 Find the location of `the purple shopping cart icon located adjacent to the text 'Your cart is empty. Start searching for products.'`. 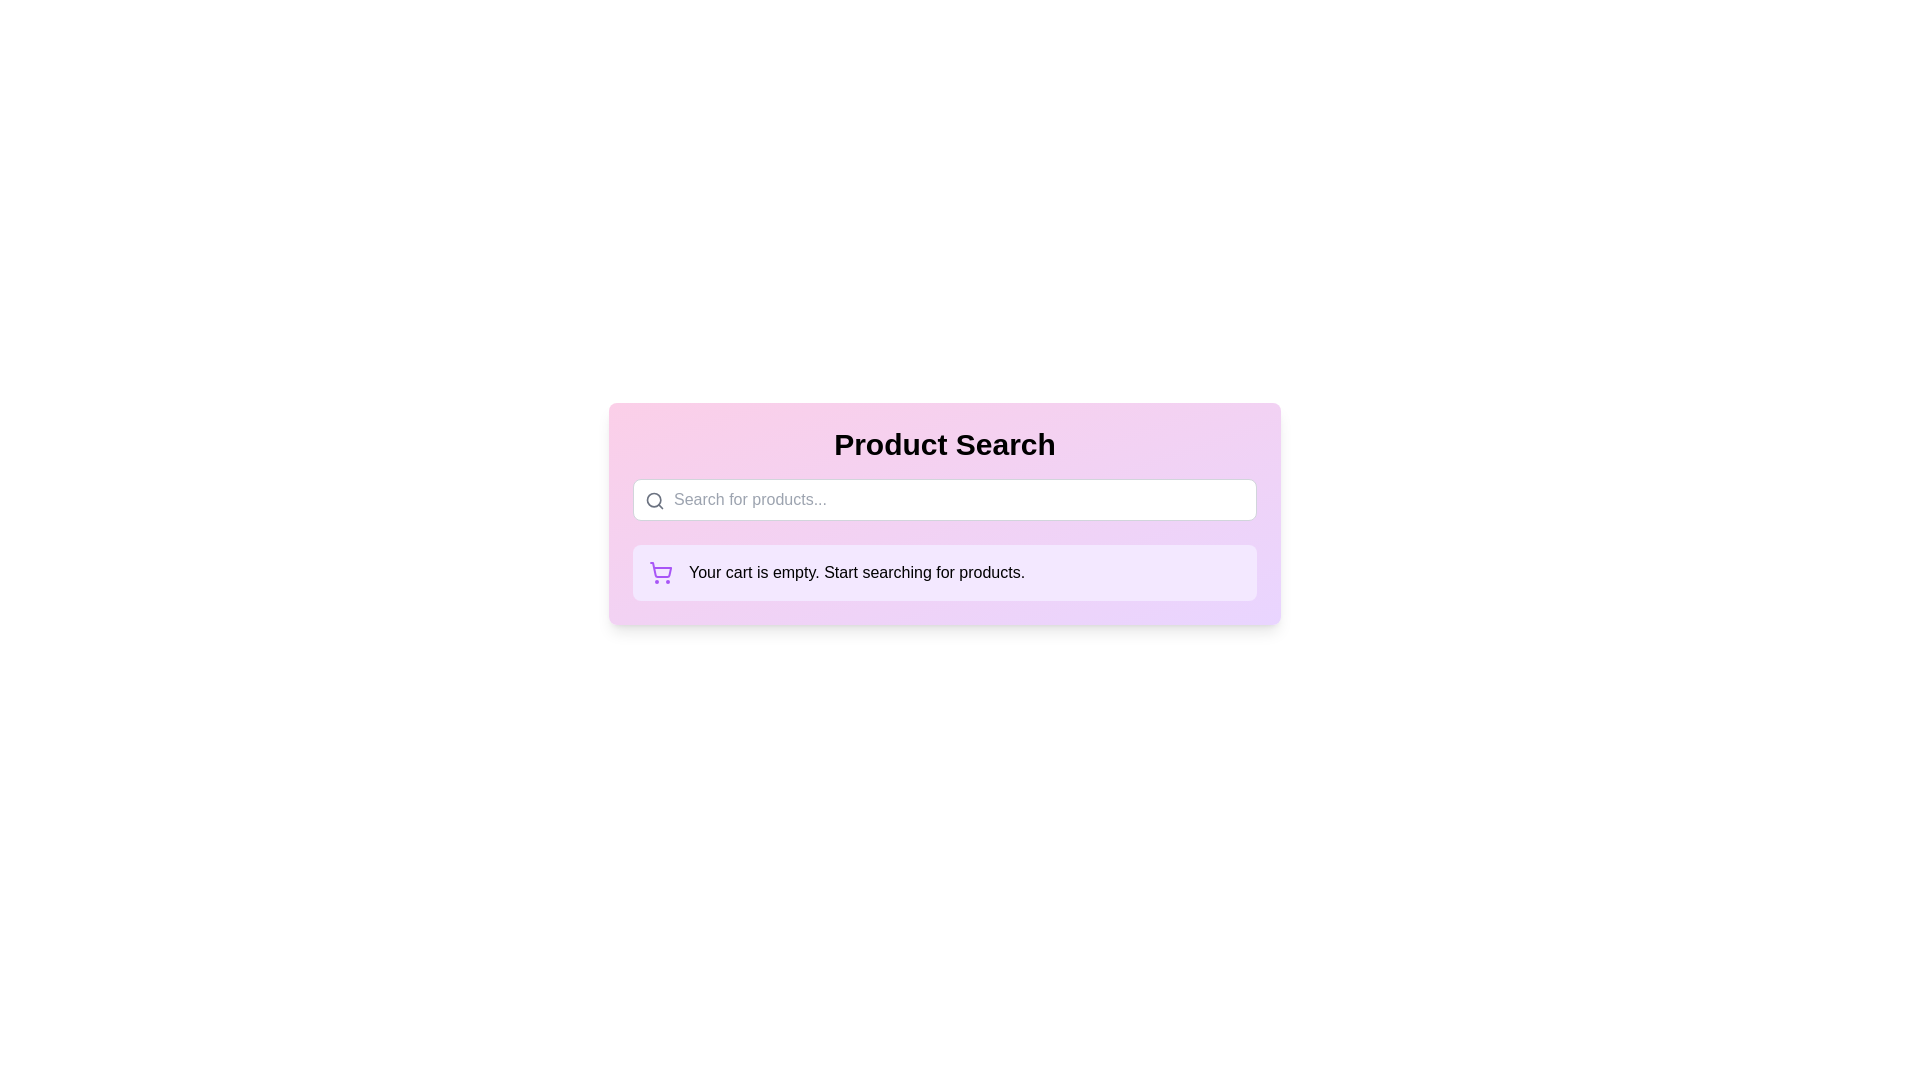

the purple shopping cart icon located adjacent to the text 'Your cart is empty. Start searching for products.' is located at coordinates (661, 570).